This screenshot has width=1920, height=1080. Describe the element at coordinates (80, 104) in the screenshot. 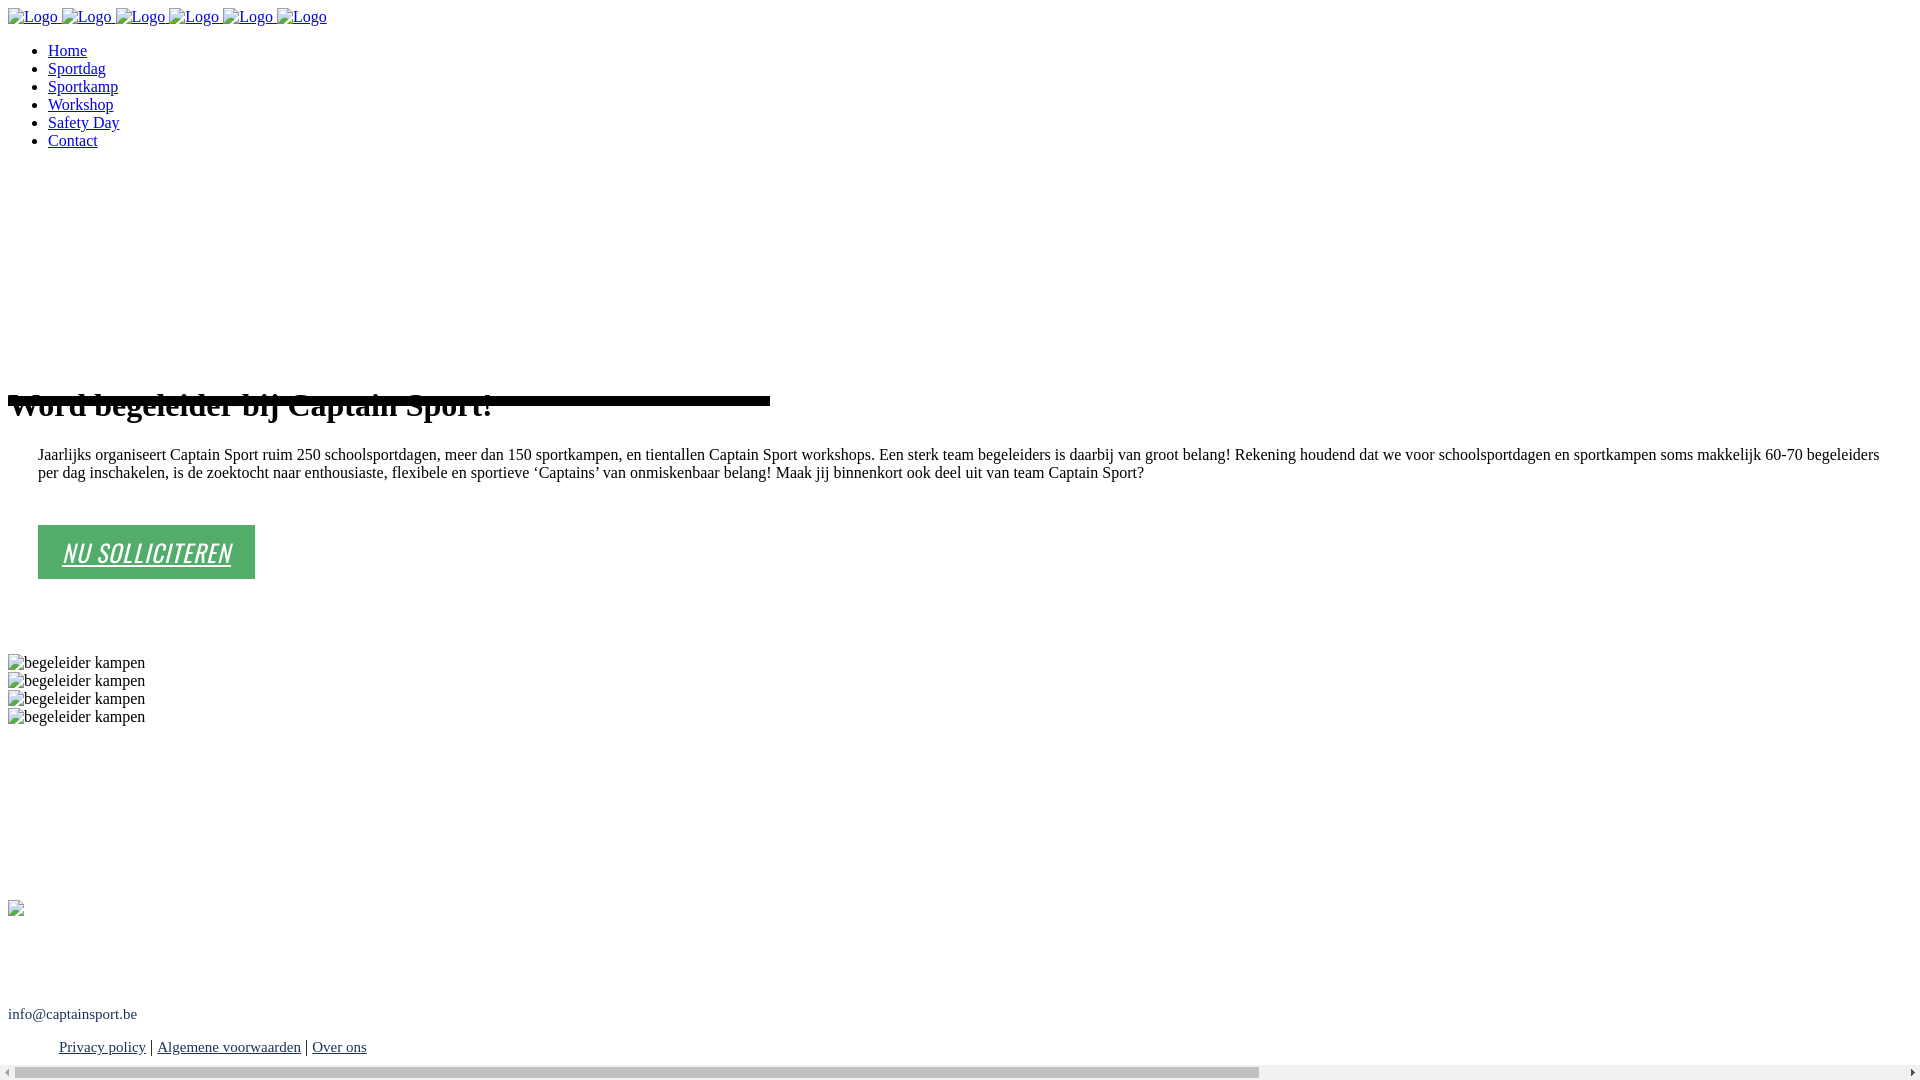

I see `'Workshop'` at that location.